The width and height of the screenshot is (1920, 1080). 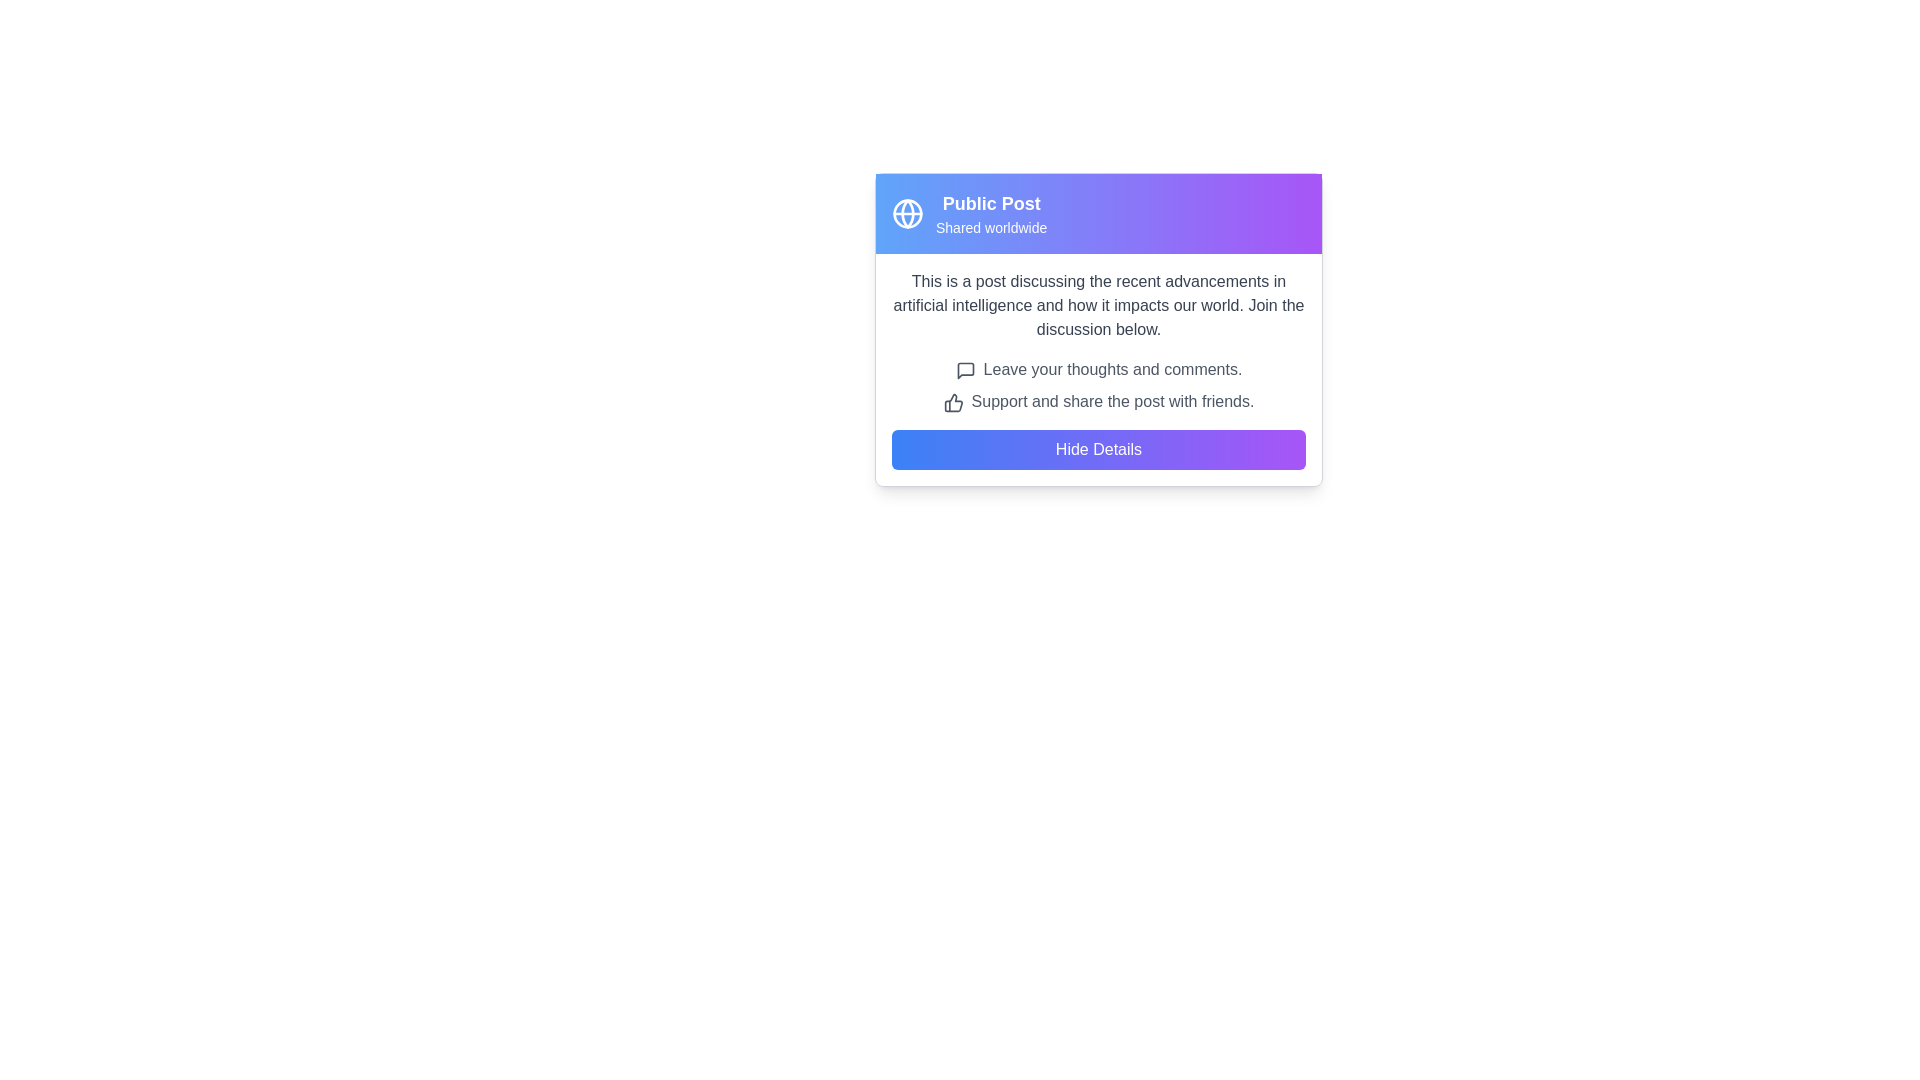 What do you see at coordinates (991, 226) in the screenshot?
I see `the text label that reads 'Shared worldwide', located beneath the 'Public Post' heading within the card component with a gradient background` at bounding box center [991, 226].